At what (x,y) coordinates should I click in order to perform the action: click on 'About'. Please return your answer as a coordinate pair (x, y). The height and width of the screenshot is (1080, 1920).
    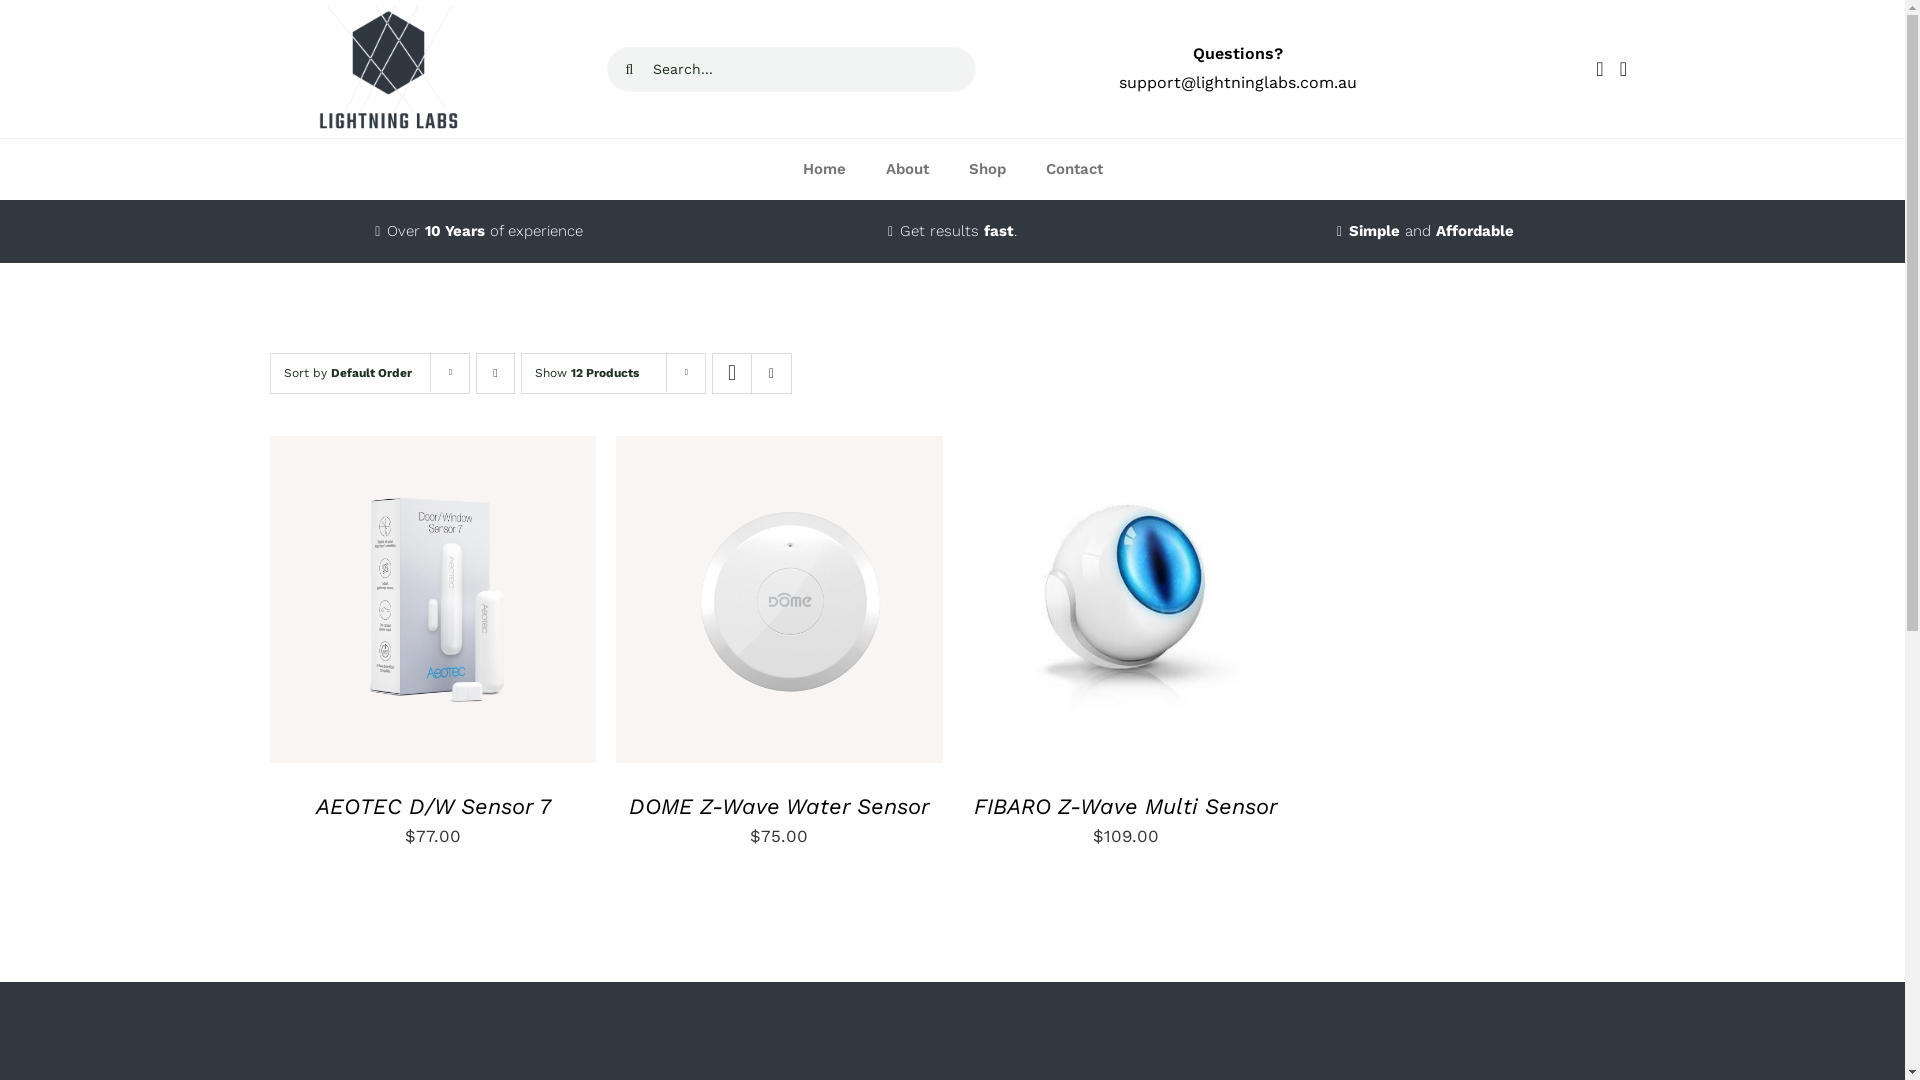
    Looking at the image, I should click on (865, 168).